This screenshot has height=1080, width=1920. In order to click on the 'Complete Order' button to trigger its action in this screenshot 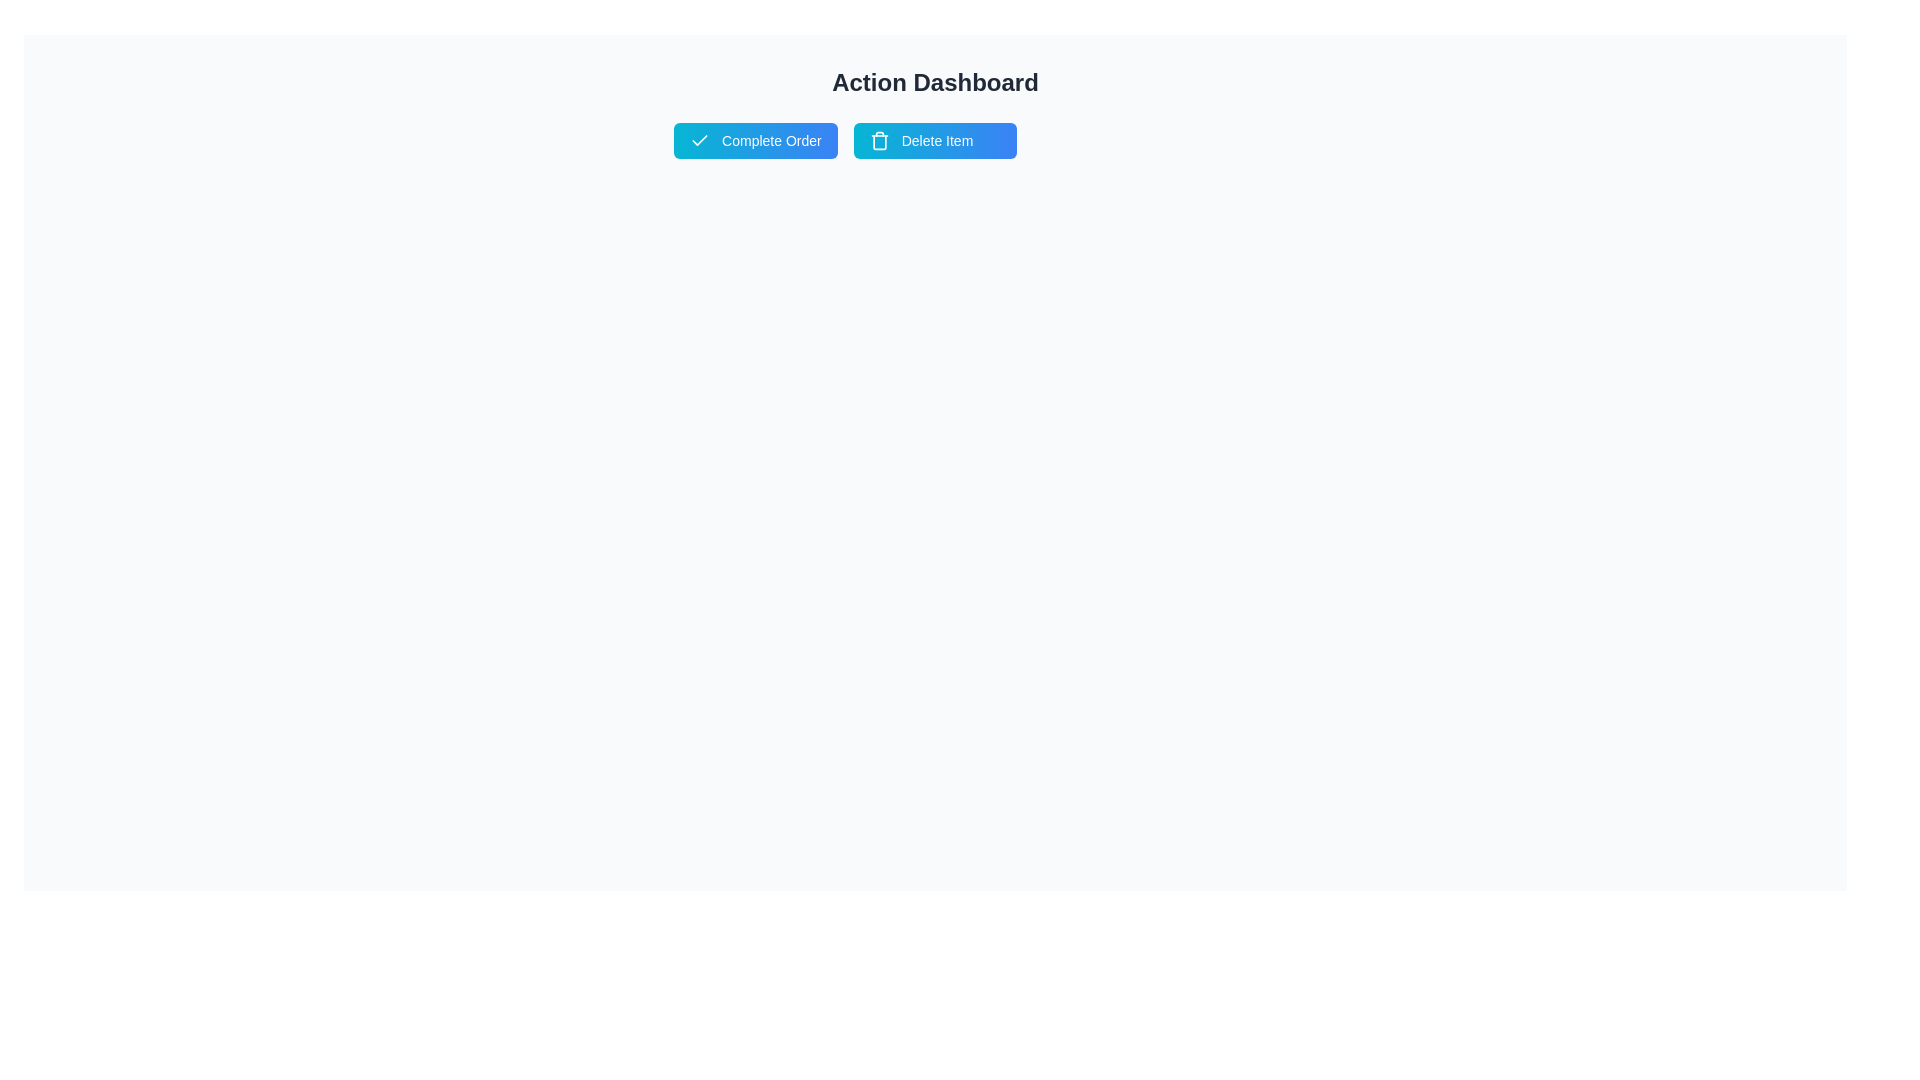, I will do `click(754, 140)`.